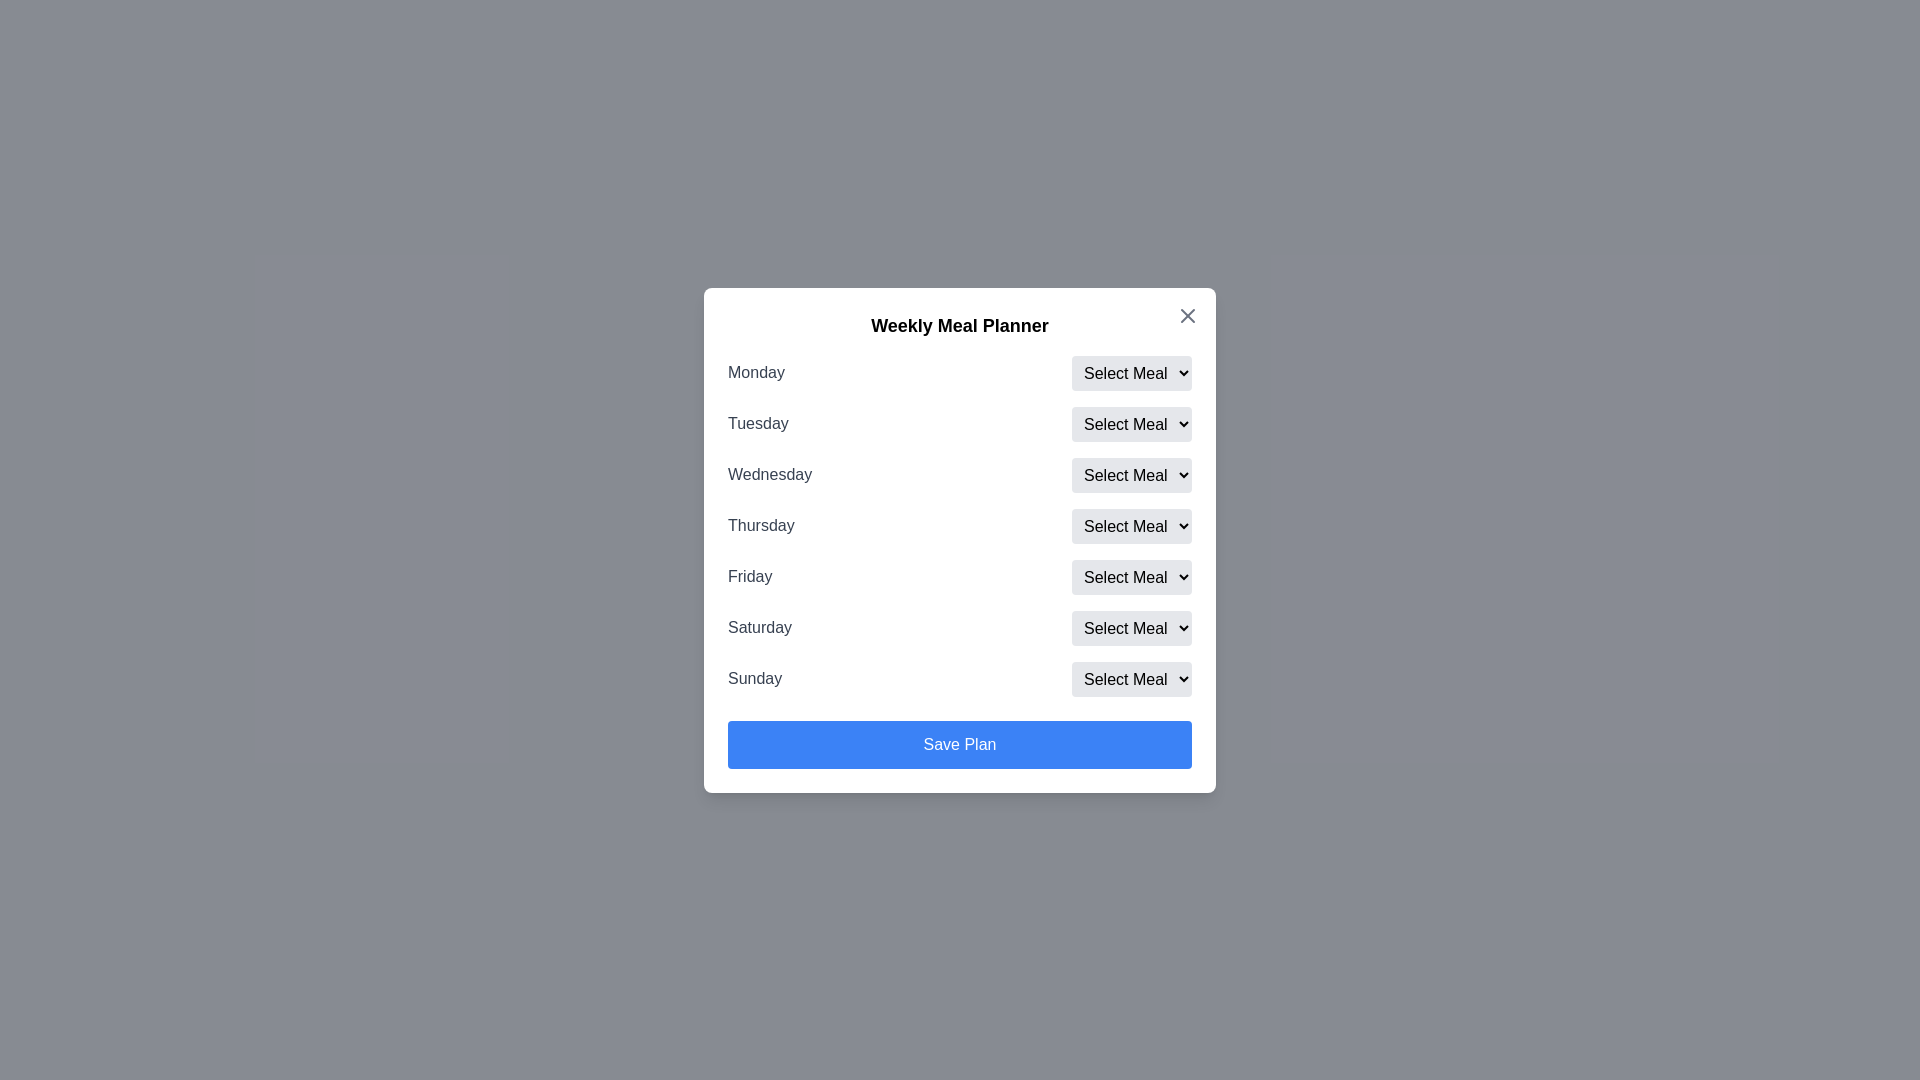 The width and height of the screenshot is (1920, 1080). What do you see at coordinates (960, 540) in the screenshot?
I see `the background overlay to close the dialog box` at bounding box center [960, 540].